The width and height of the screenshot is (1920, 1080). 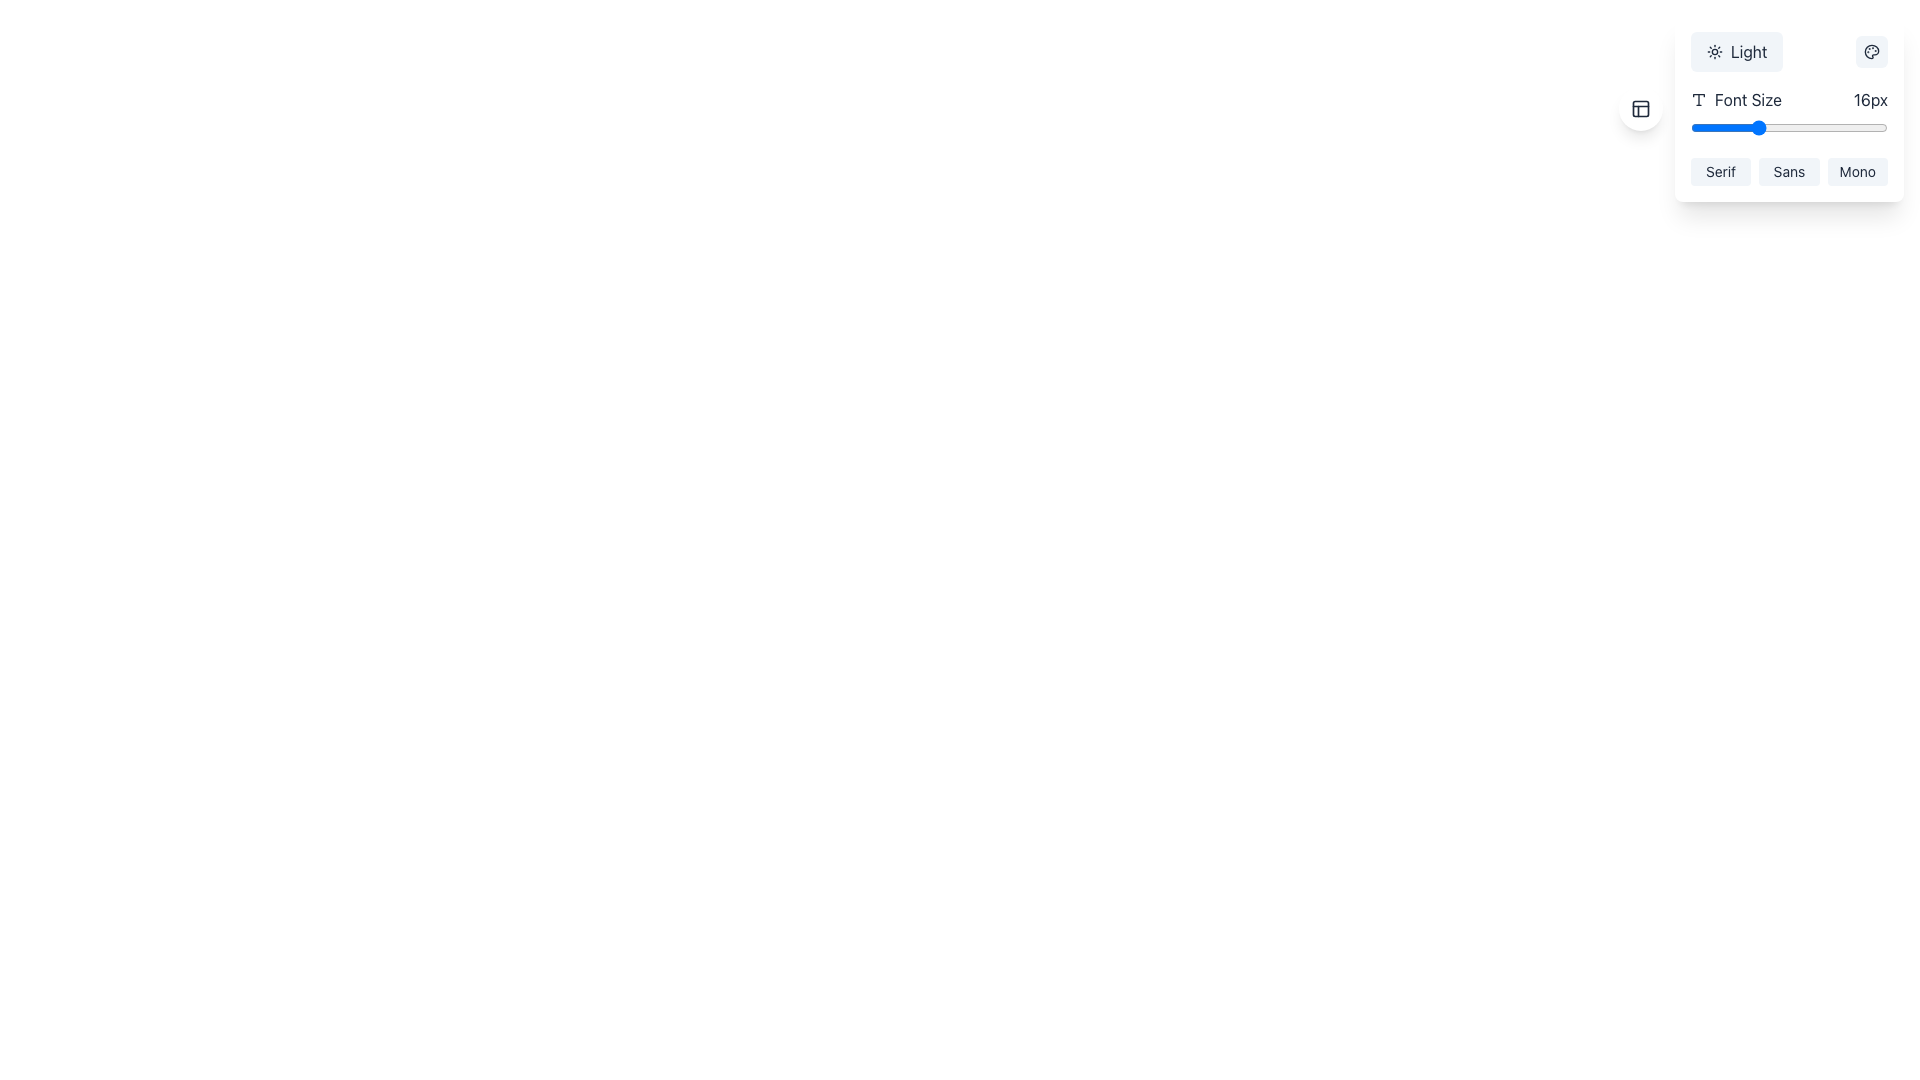 I want to click on the font size, so click(x=1706, y=127).